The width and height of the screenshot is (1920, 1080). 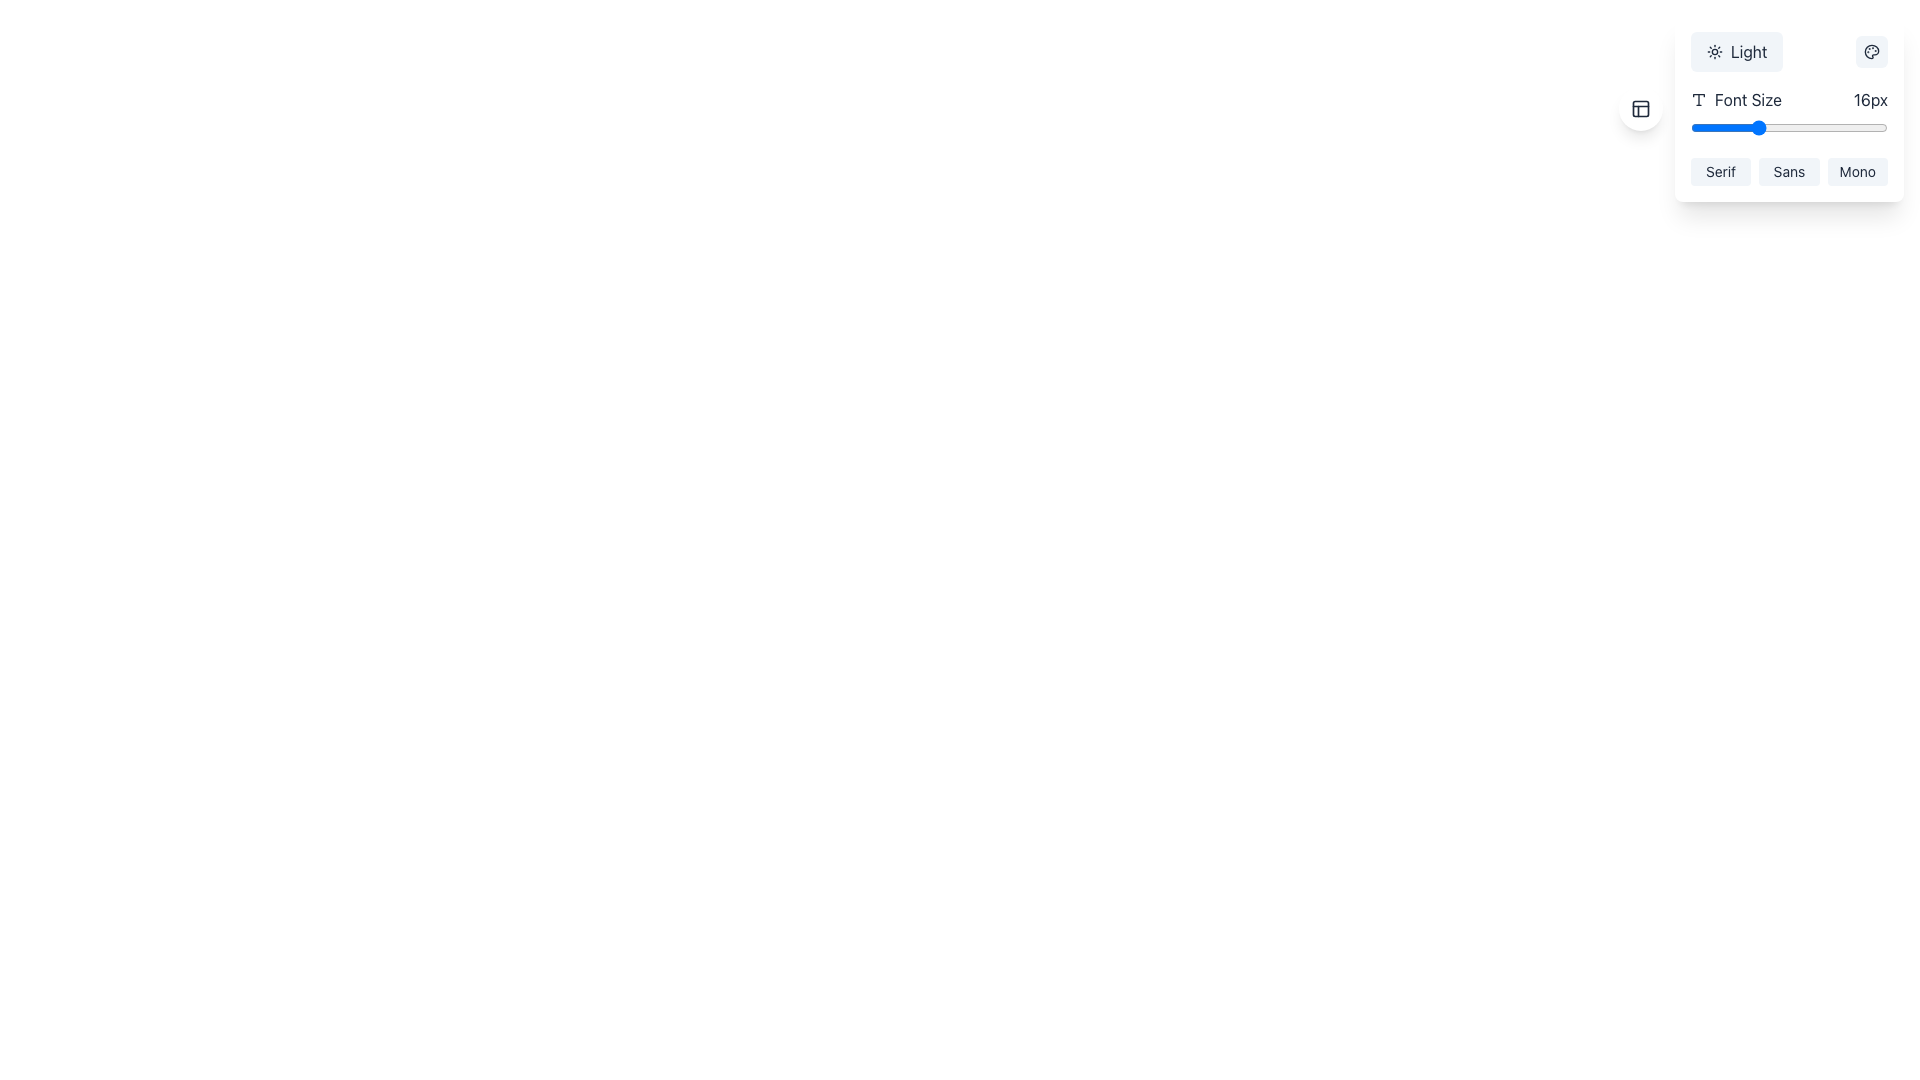 I want to click on the font size, so click(x=1706, y=127).